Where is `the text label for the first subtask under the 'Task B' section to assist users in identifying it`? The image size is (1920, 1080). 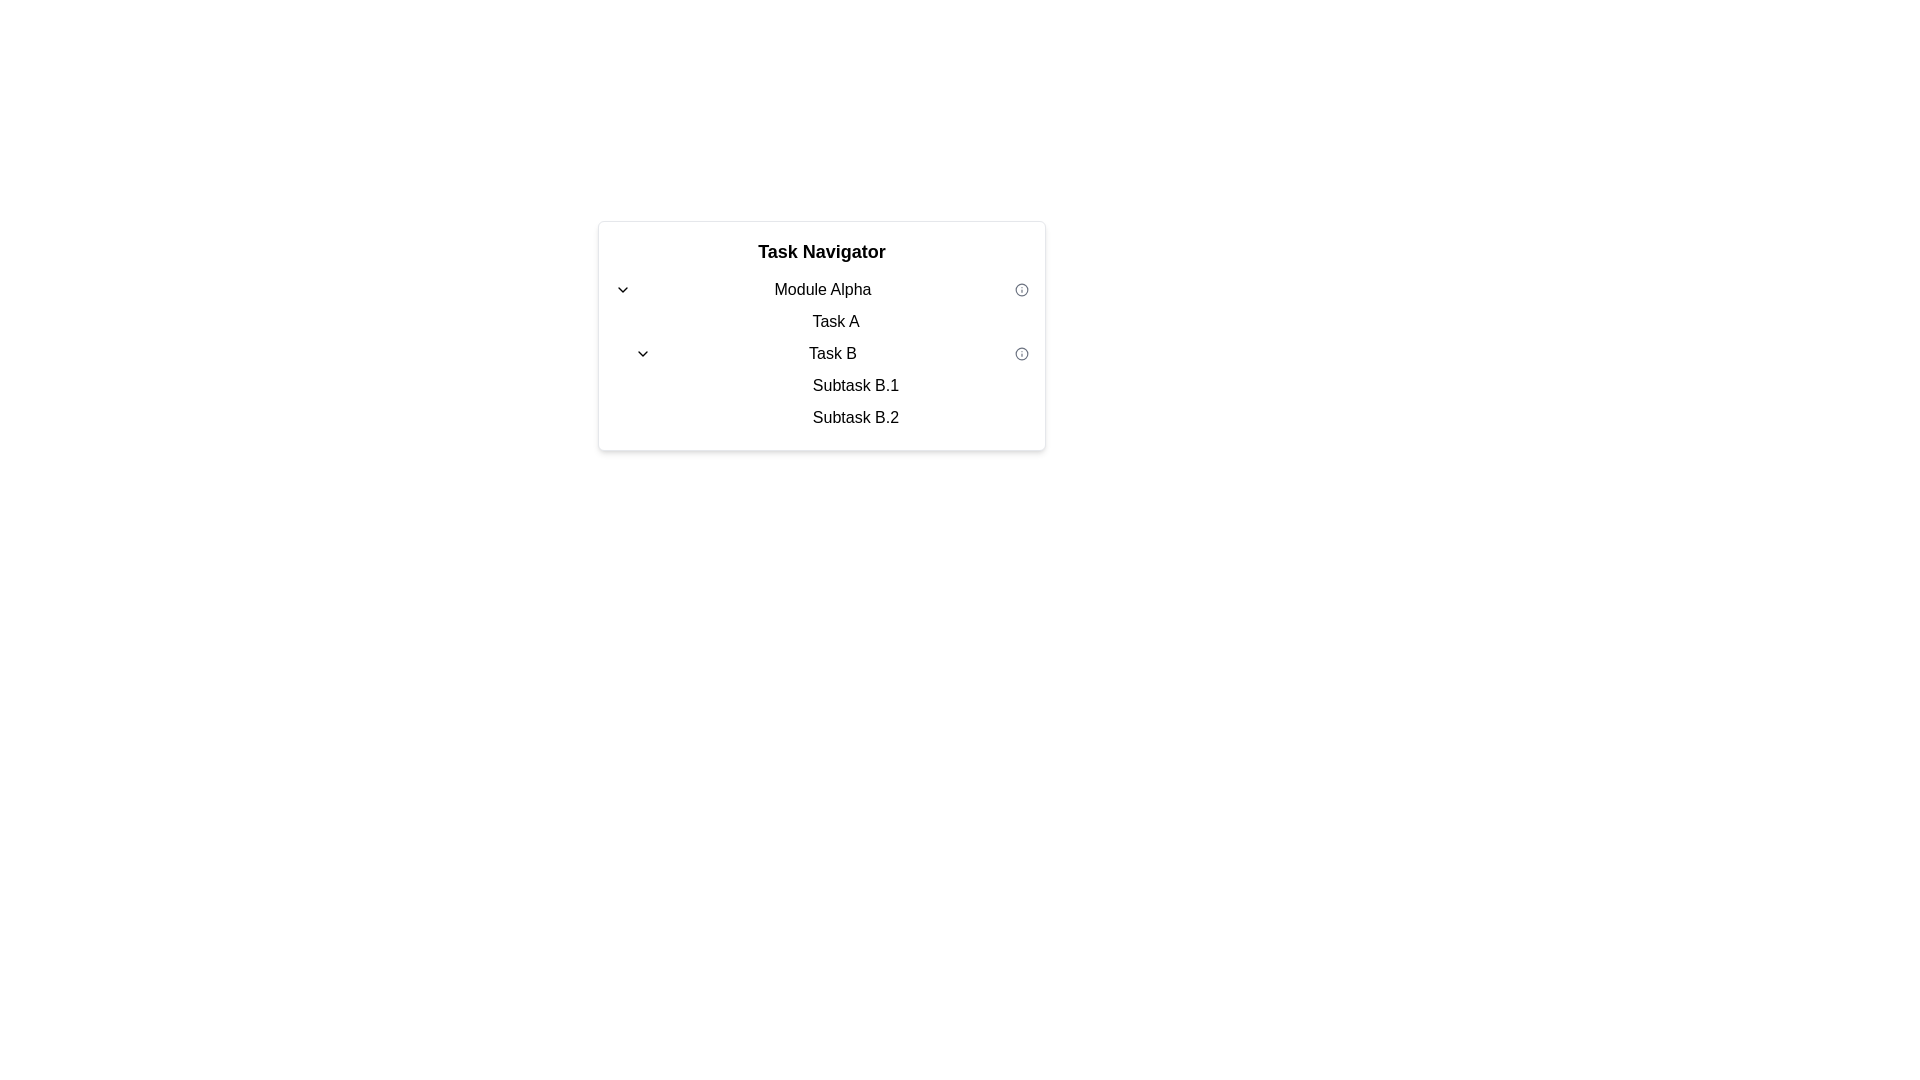
the text label for the first subtask under the 'Task B' section to assist users in identifying it is located at coordinates (851, 385).